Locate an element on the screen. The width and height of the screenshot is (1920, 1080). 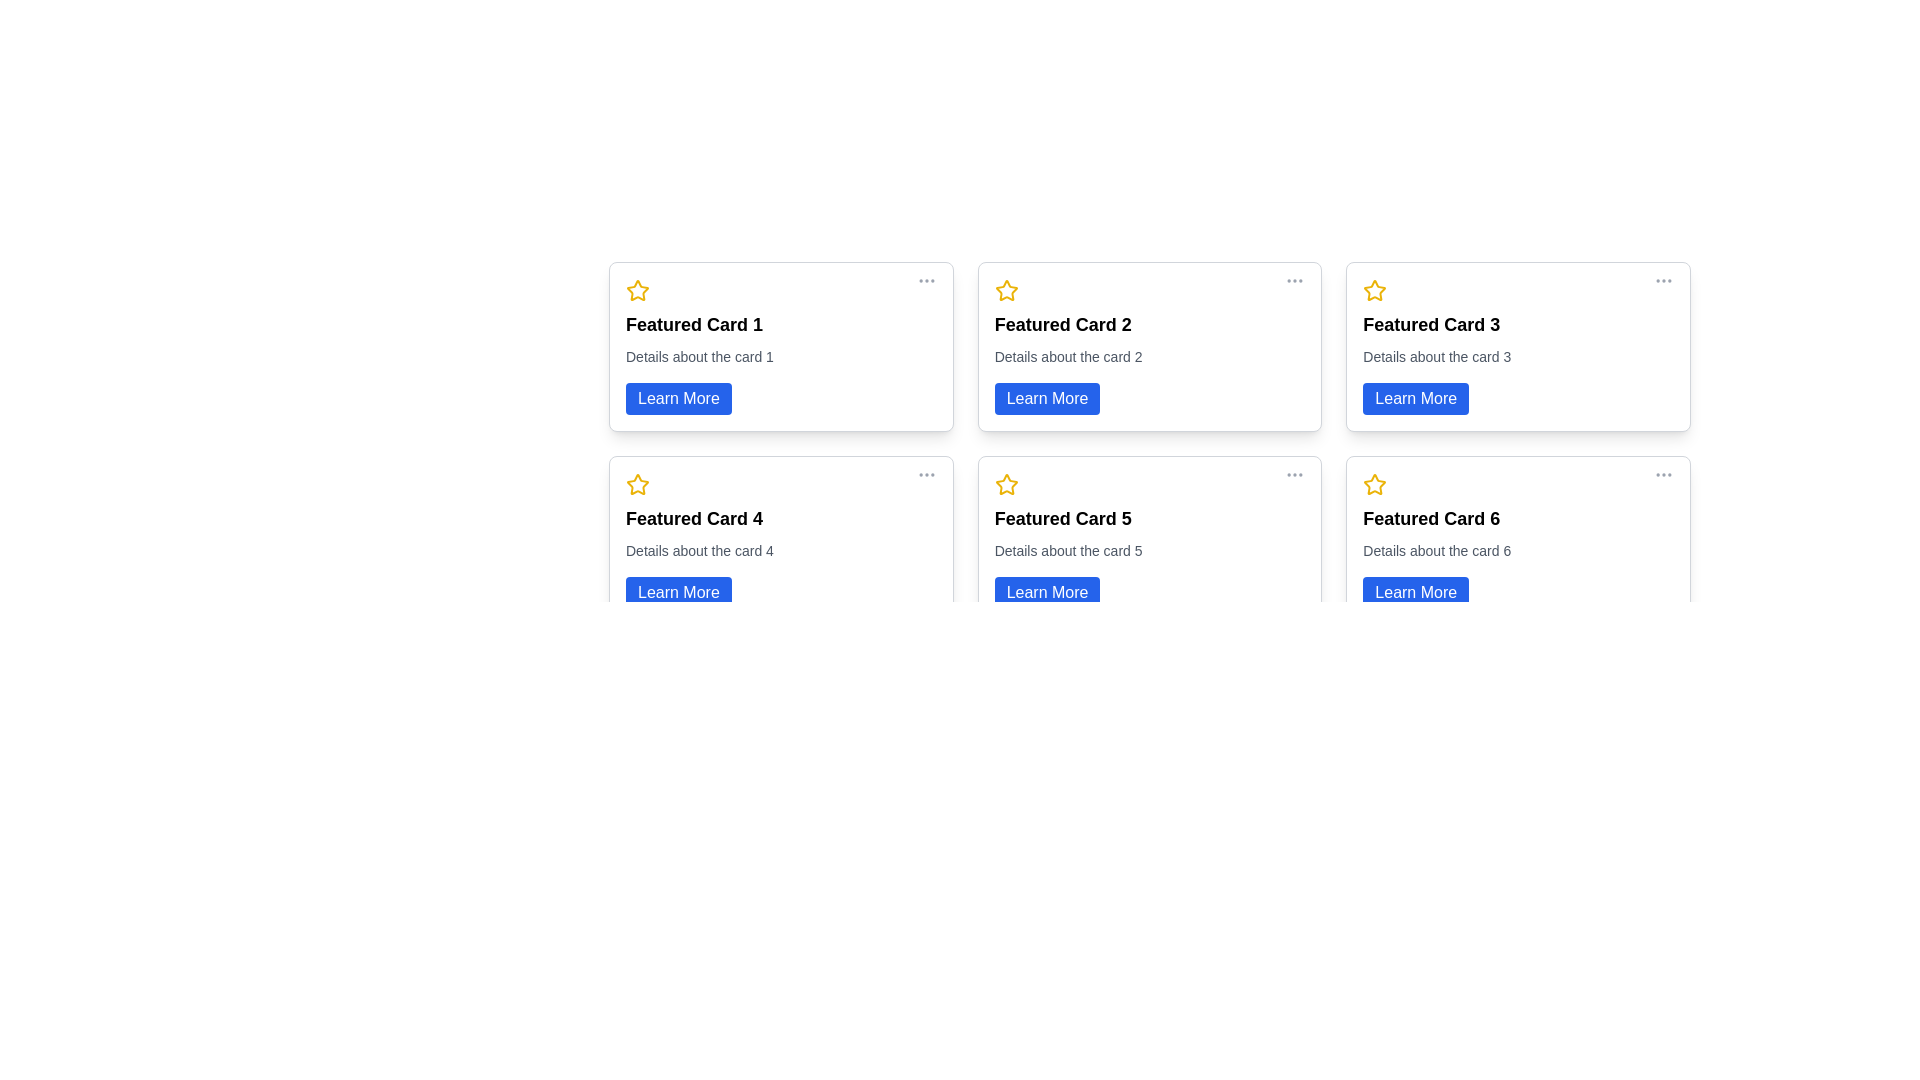
the 'Learn More' button located at the bottom of 'Featured Card 3' is located at coordinates (1415, 398).